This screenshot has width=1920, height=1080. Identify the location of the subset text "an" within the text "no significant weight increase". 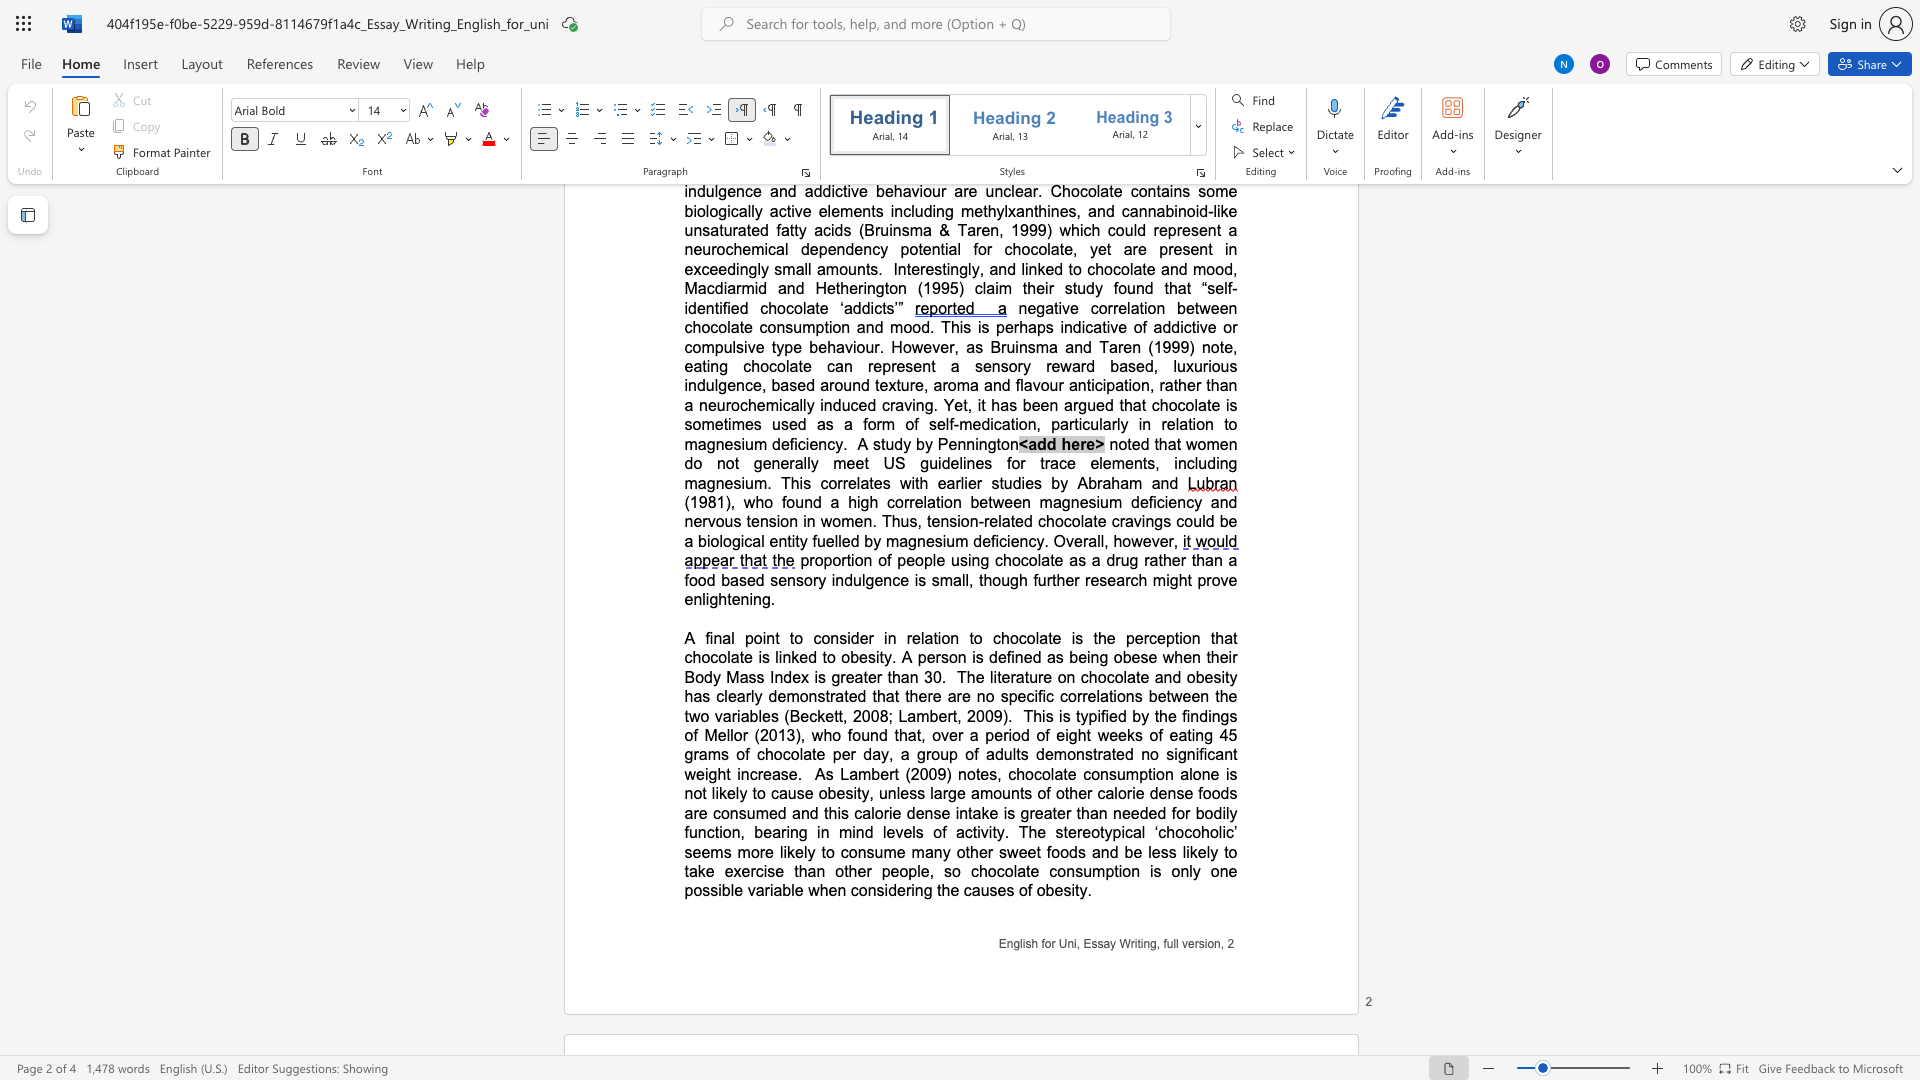
(1214, 754).